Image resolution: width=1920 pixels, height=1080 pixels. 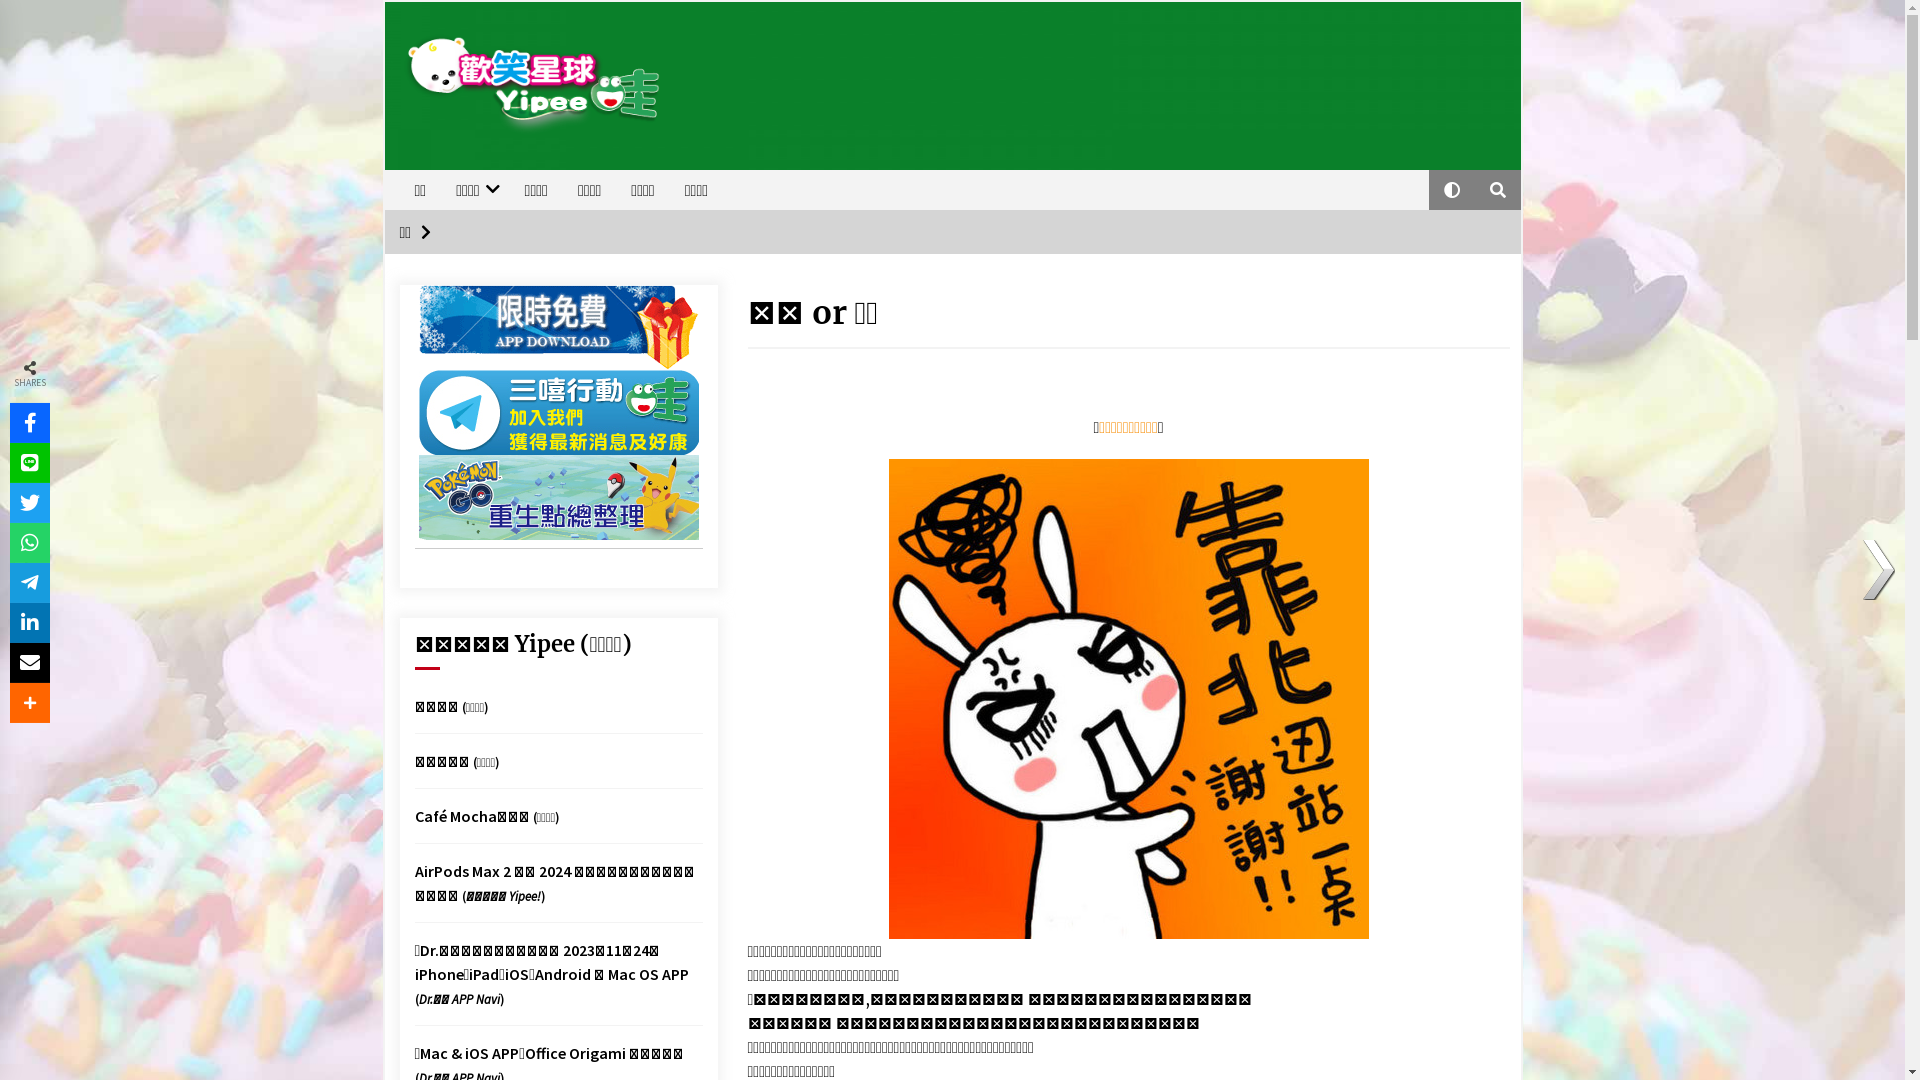 I want to click on 'Tweet this !', so click(x=29, y=501).